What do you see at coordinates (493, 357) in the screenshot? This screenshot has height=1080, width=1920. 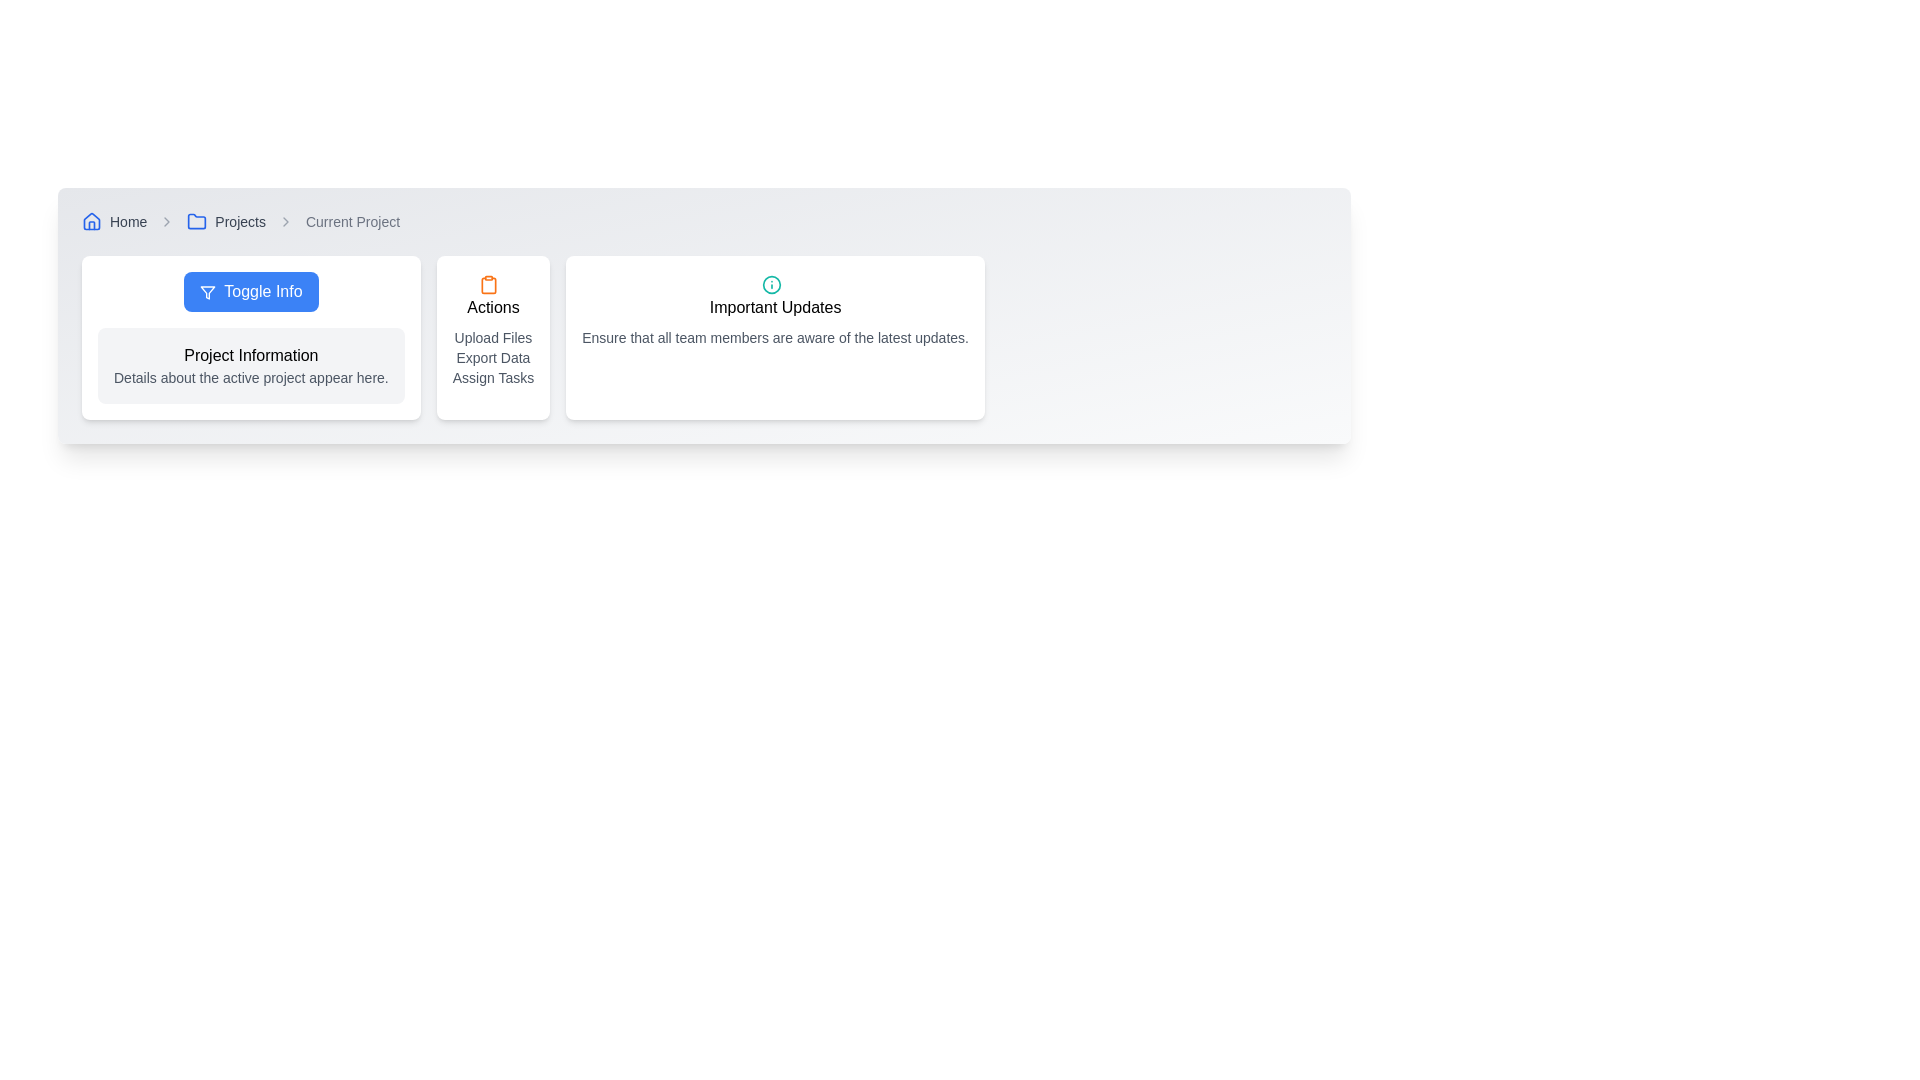 I see `the text display within the 'Actions' card, which lists various actions related to file management or task operations` at bounding box center [493, 357].